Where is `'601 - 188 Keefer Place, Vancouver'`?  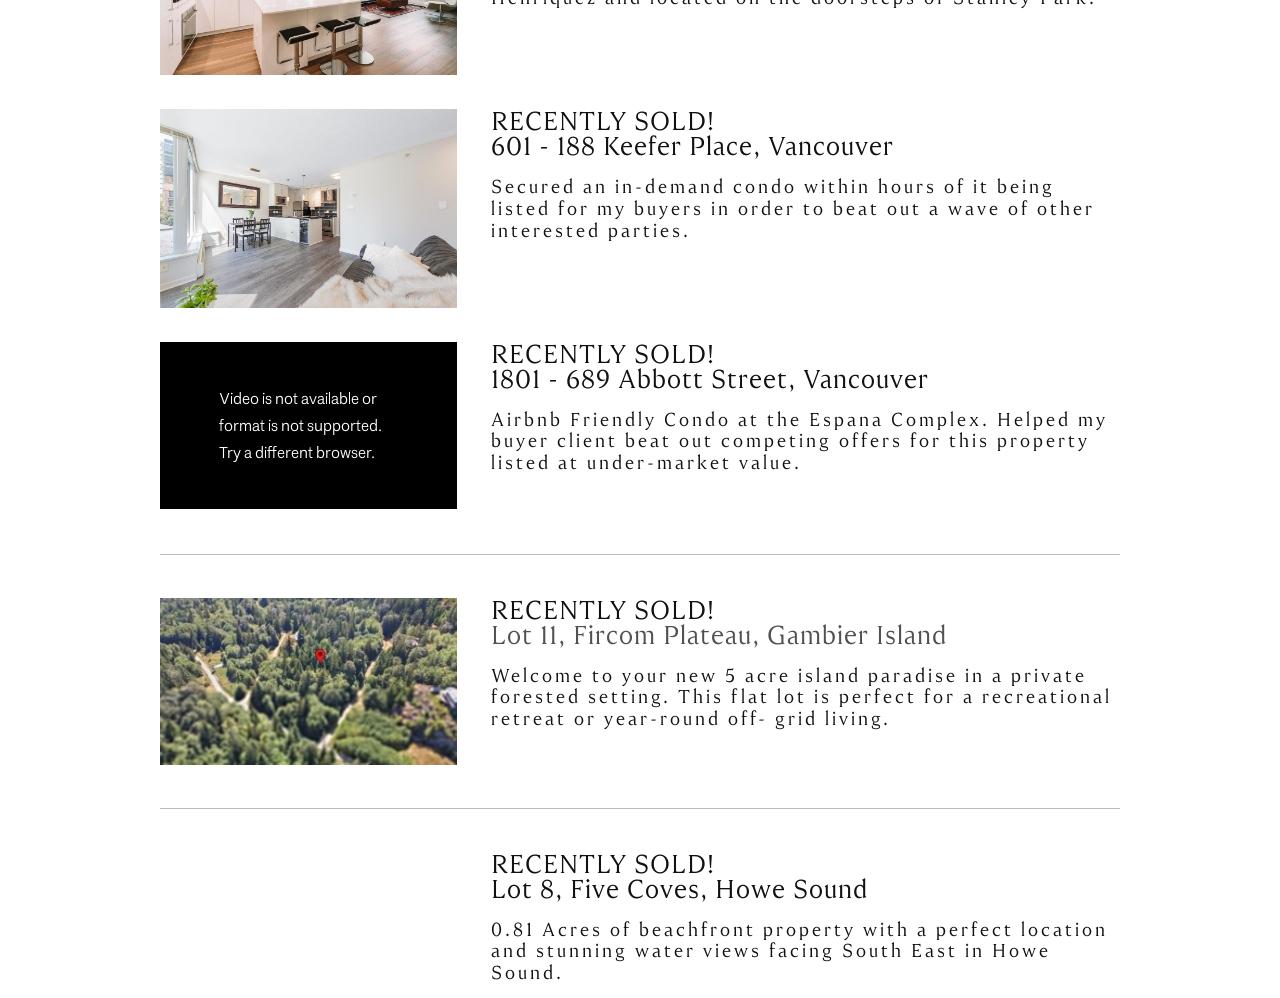 '601 - 188 Keefer Place, Vancouver' is located at coordinates (692, 146).